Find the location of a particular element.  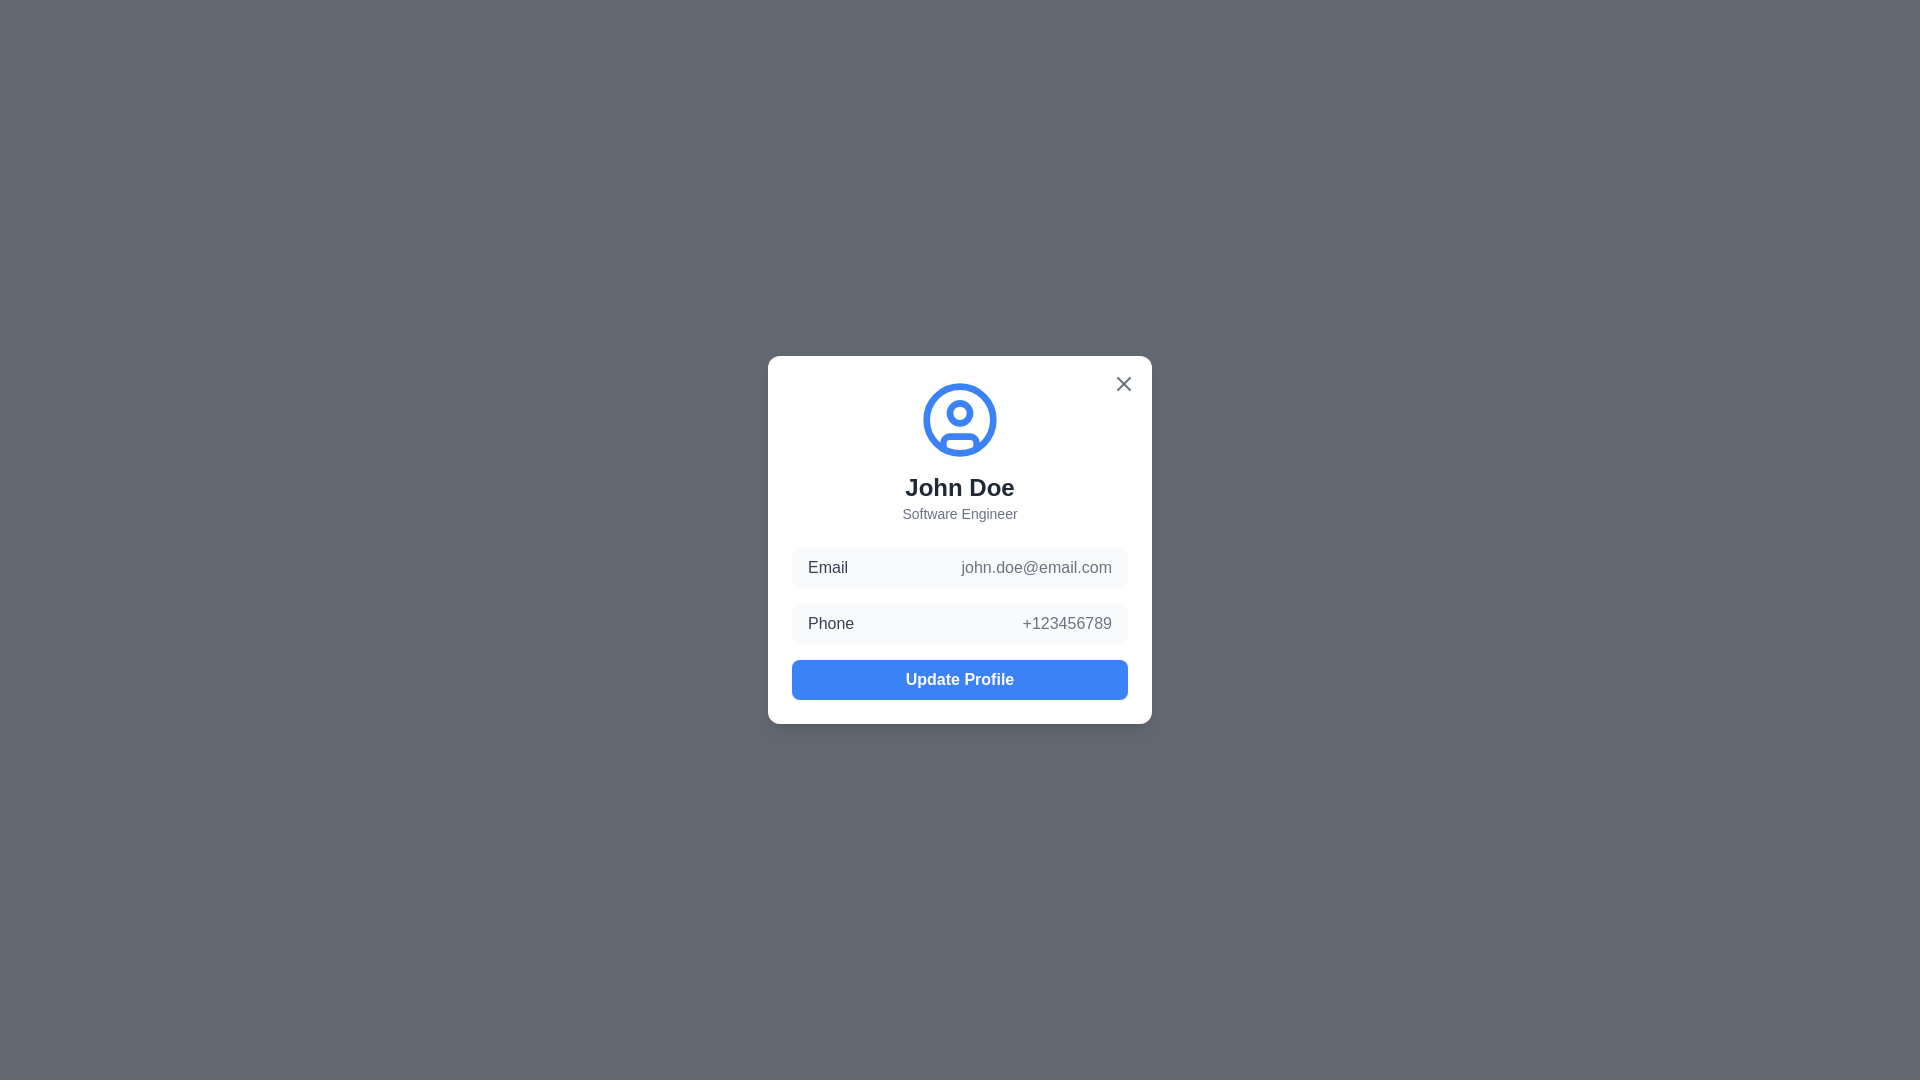

the small diagonal cross (X) icon in the top-right corner of the profile card is located at coordinates (1123, 384).